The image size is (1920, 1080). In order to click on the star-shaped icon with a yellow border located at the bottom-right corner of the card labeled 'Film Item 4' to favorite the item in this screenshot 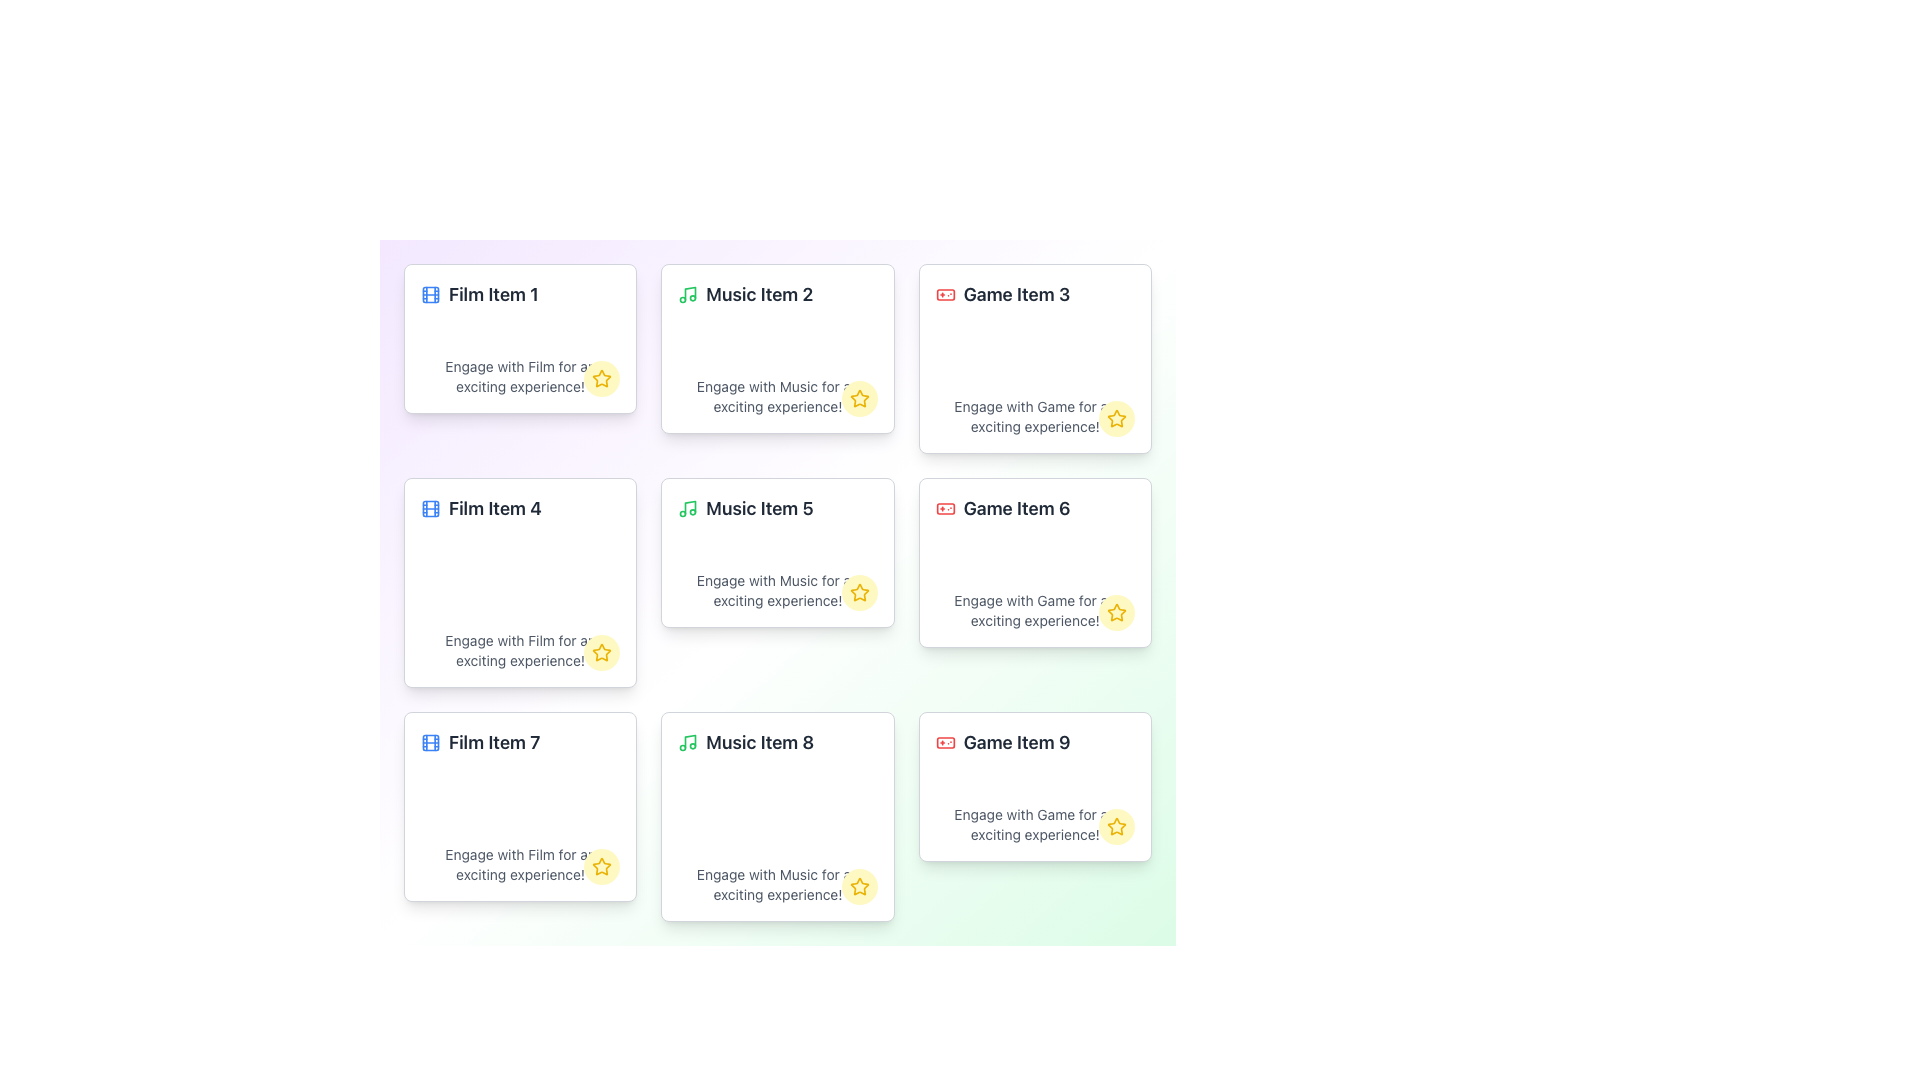, I will do `click(601, 652)`.